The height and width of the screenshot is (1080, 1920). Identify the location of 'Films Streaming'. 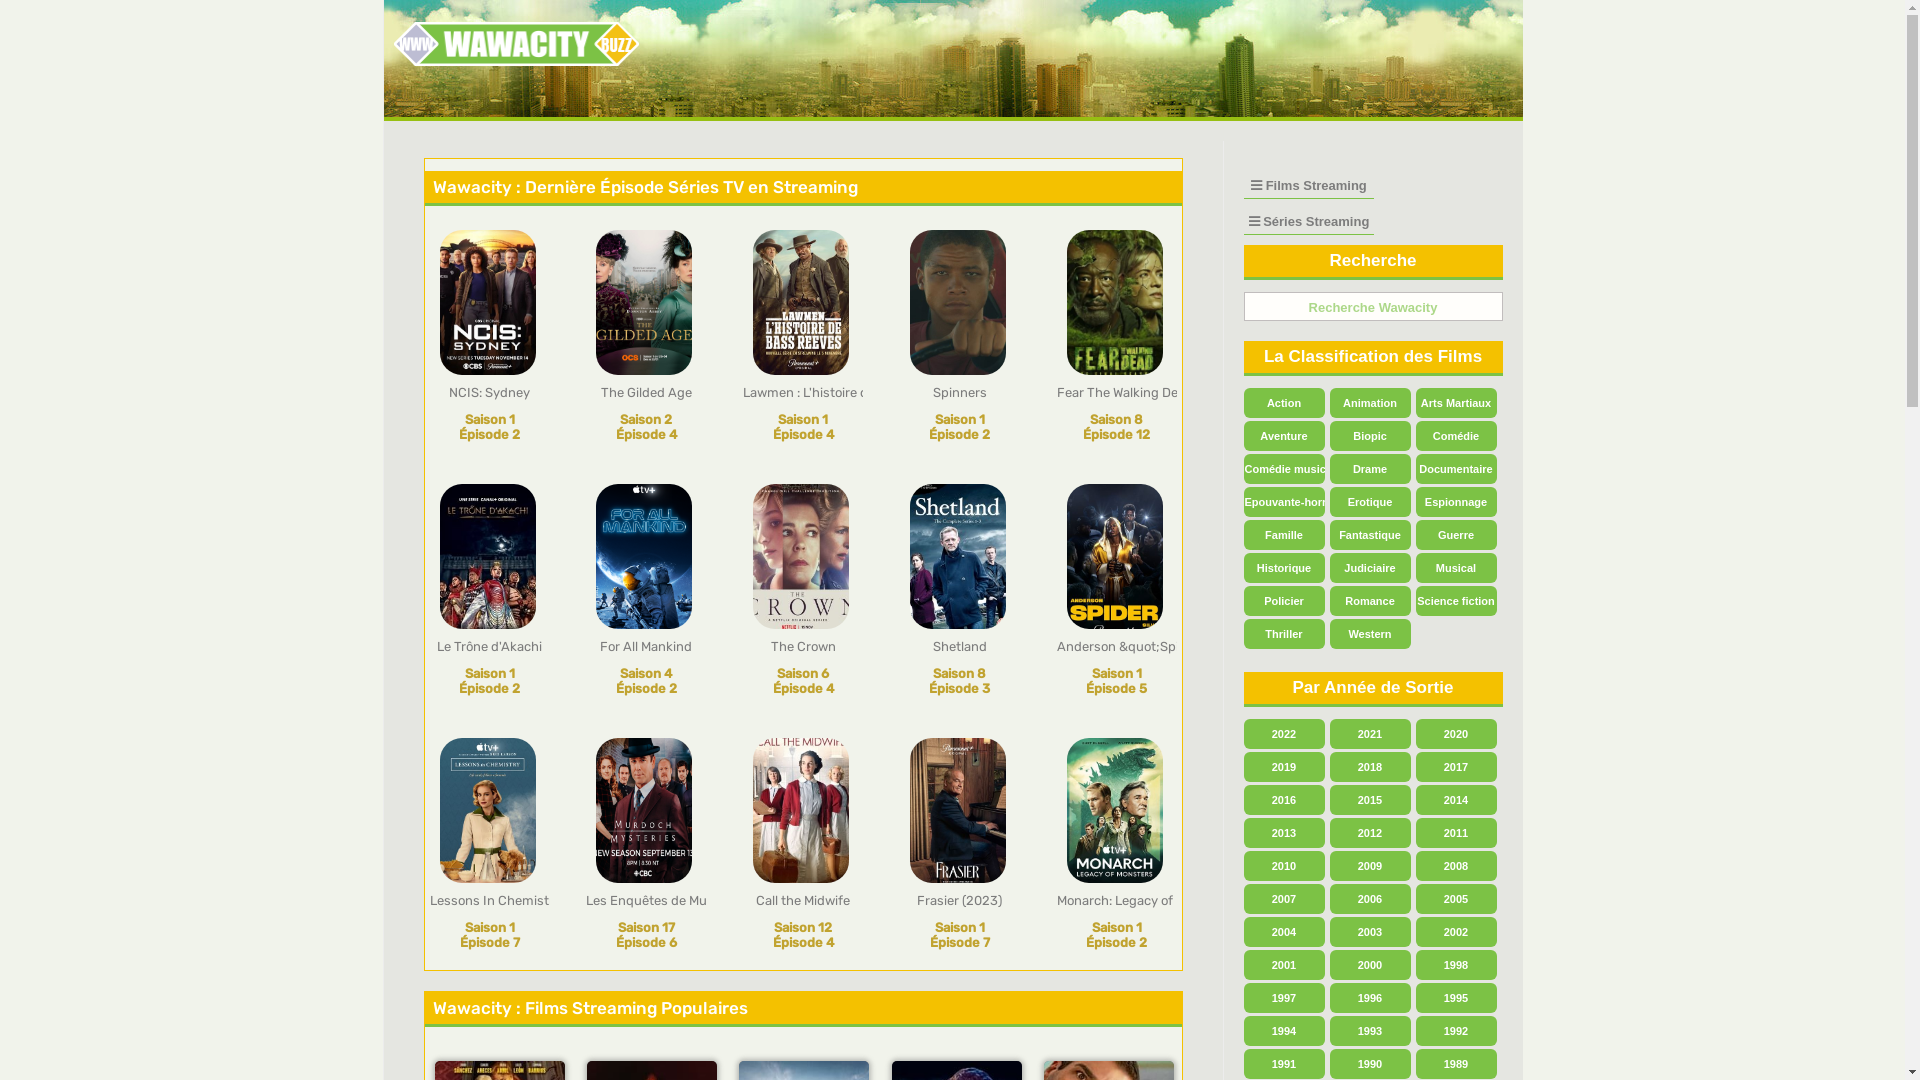
(1309, 185).